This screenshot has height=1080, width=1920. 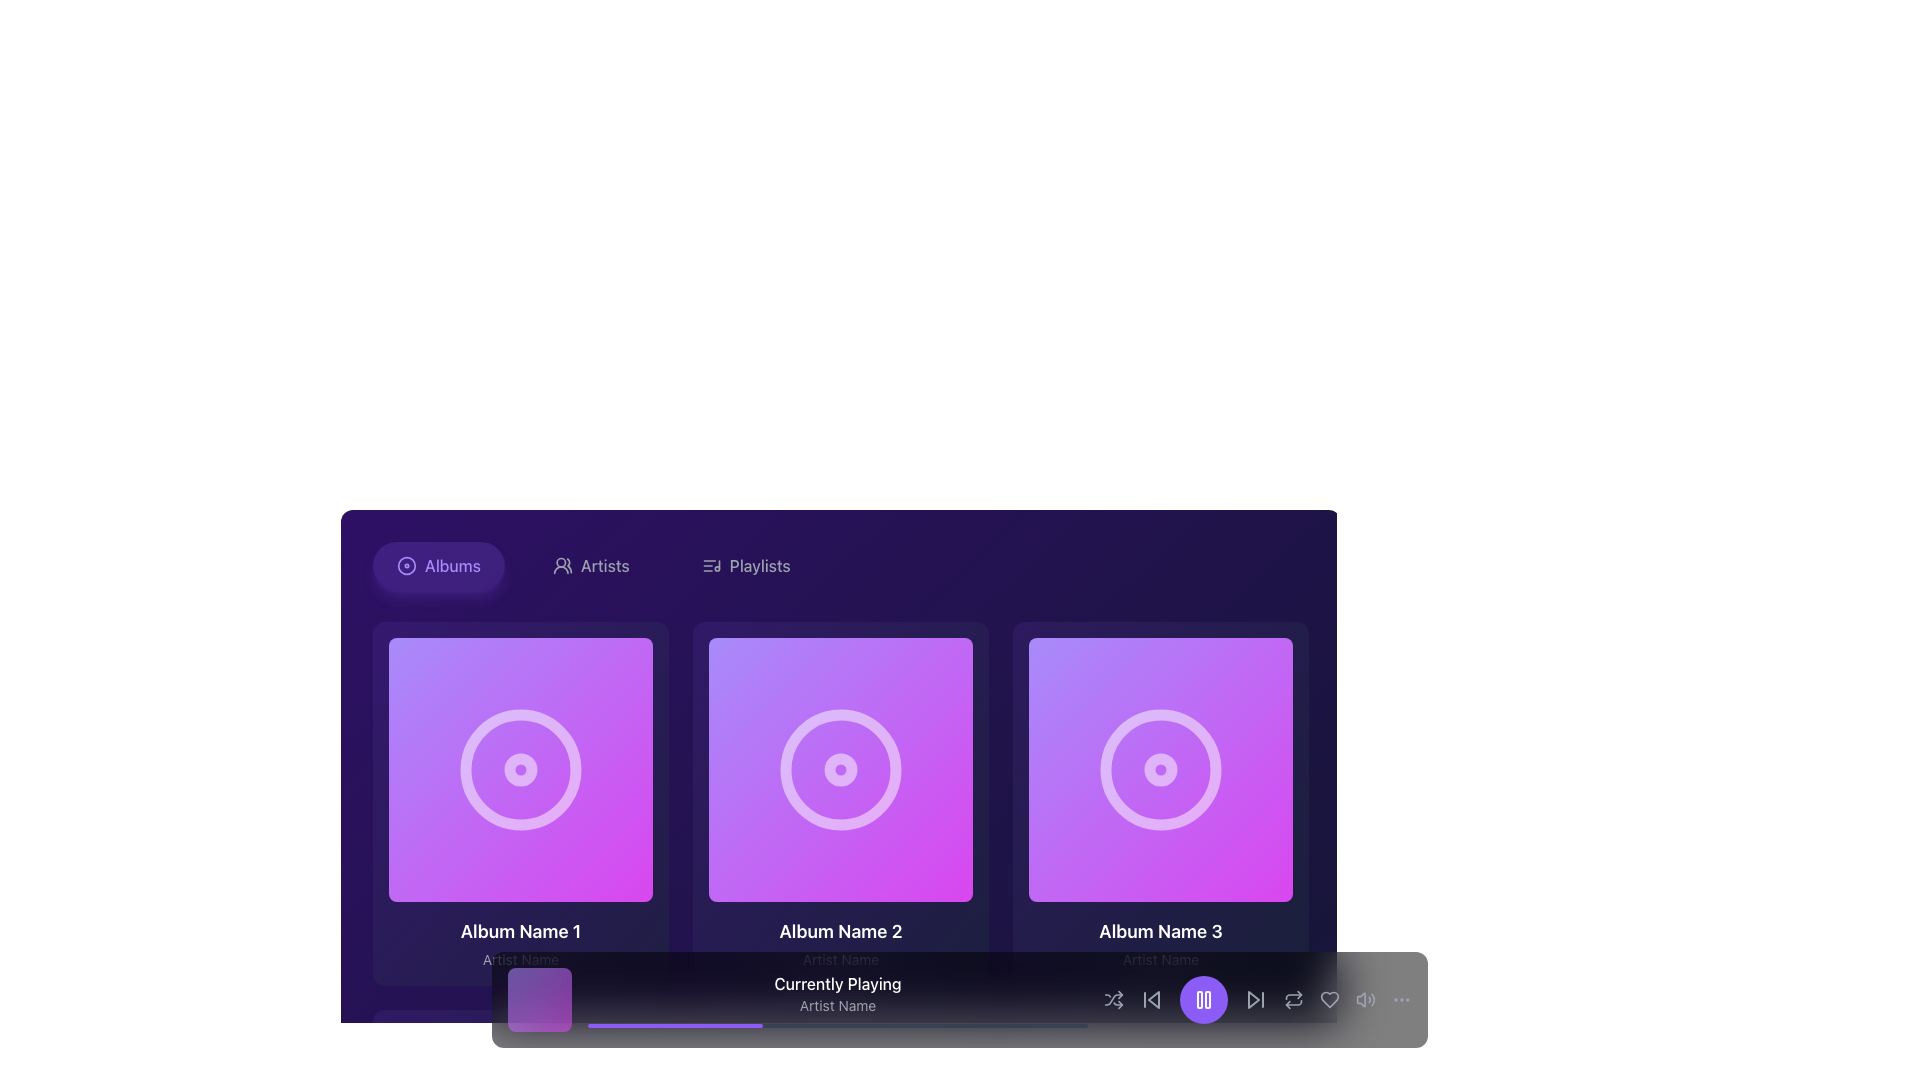 What do you see at coordinates (1161, 769) in the screenshot?
I see `the circular icon located at the center of the last album card in the grid, which has a minimalistic design with a gradient background` at bounding box center [1161, 769].